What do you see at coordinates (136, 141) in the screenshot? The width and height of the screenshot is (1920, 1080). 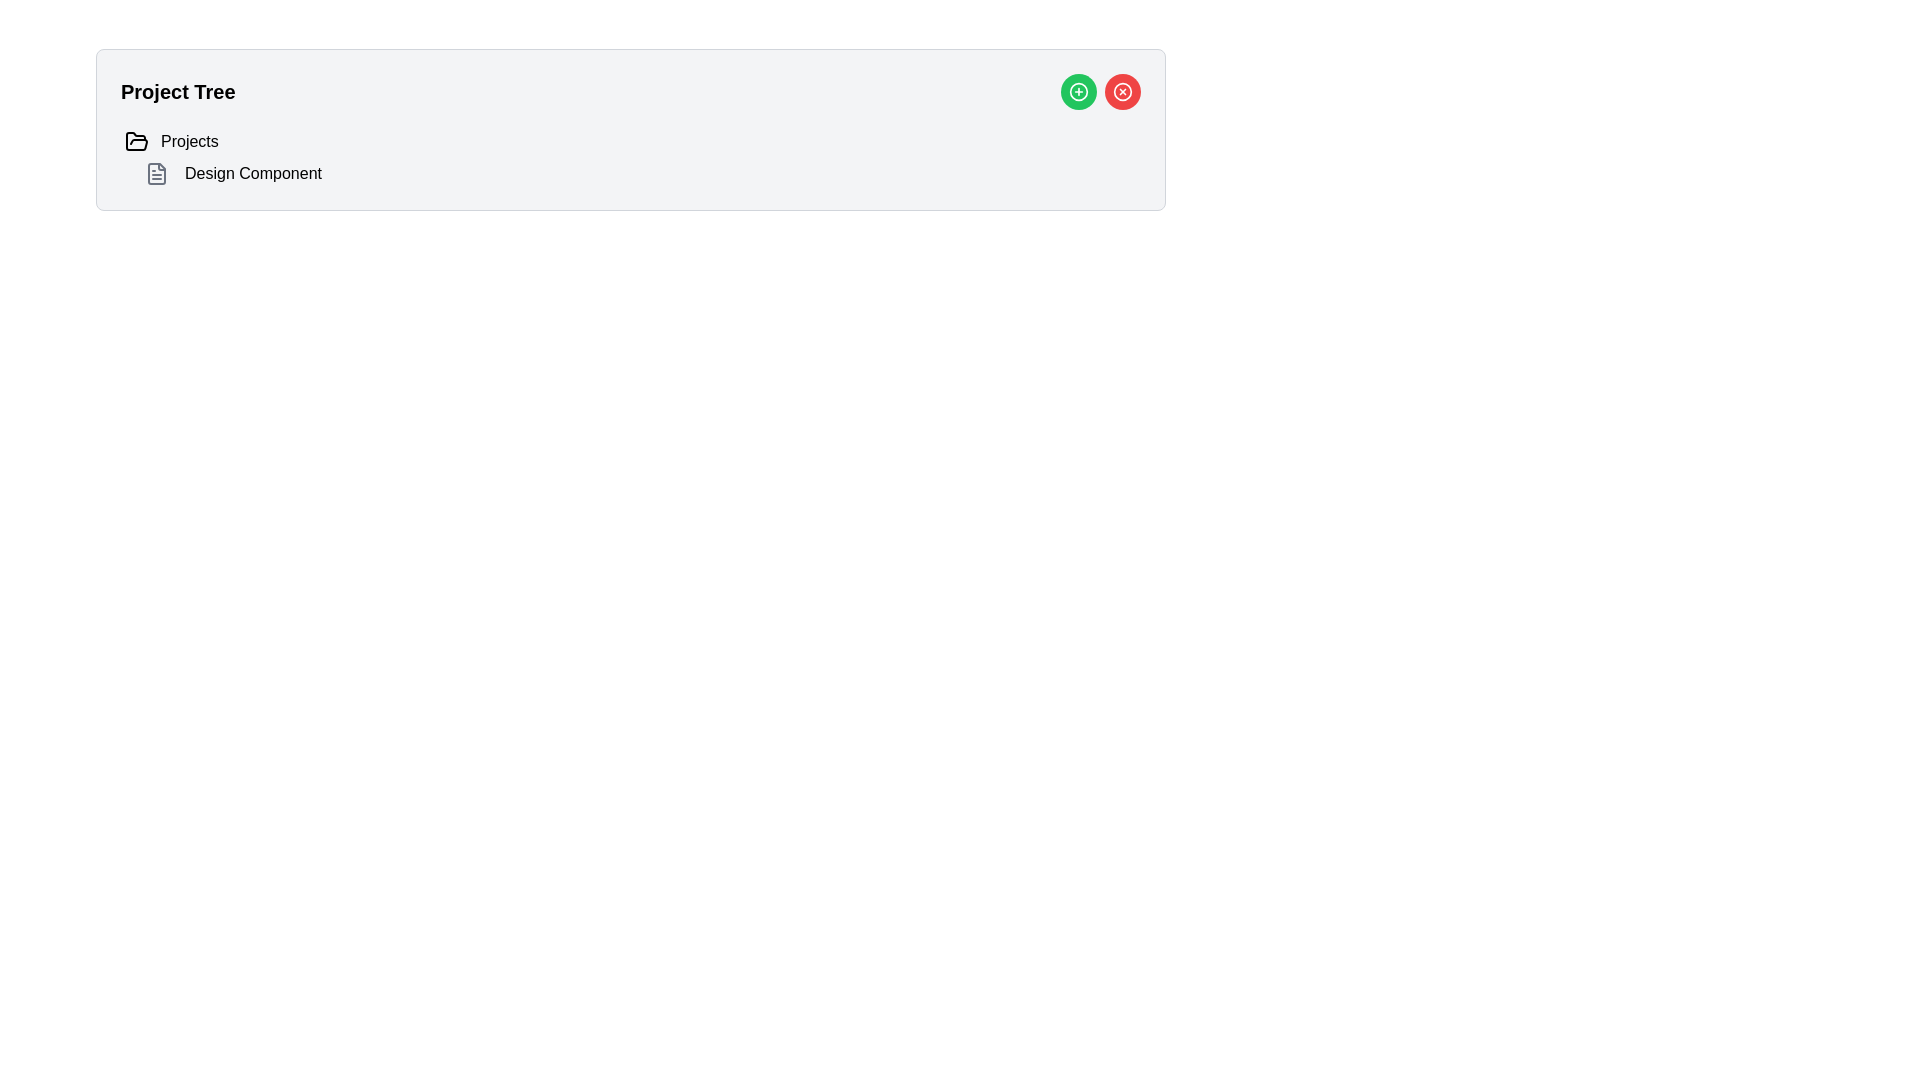 I see `the small folder icon located to the left of the text 'Projects' in the 'Project Tree' section` at bounding box center [136, 141].